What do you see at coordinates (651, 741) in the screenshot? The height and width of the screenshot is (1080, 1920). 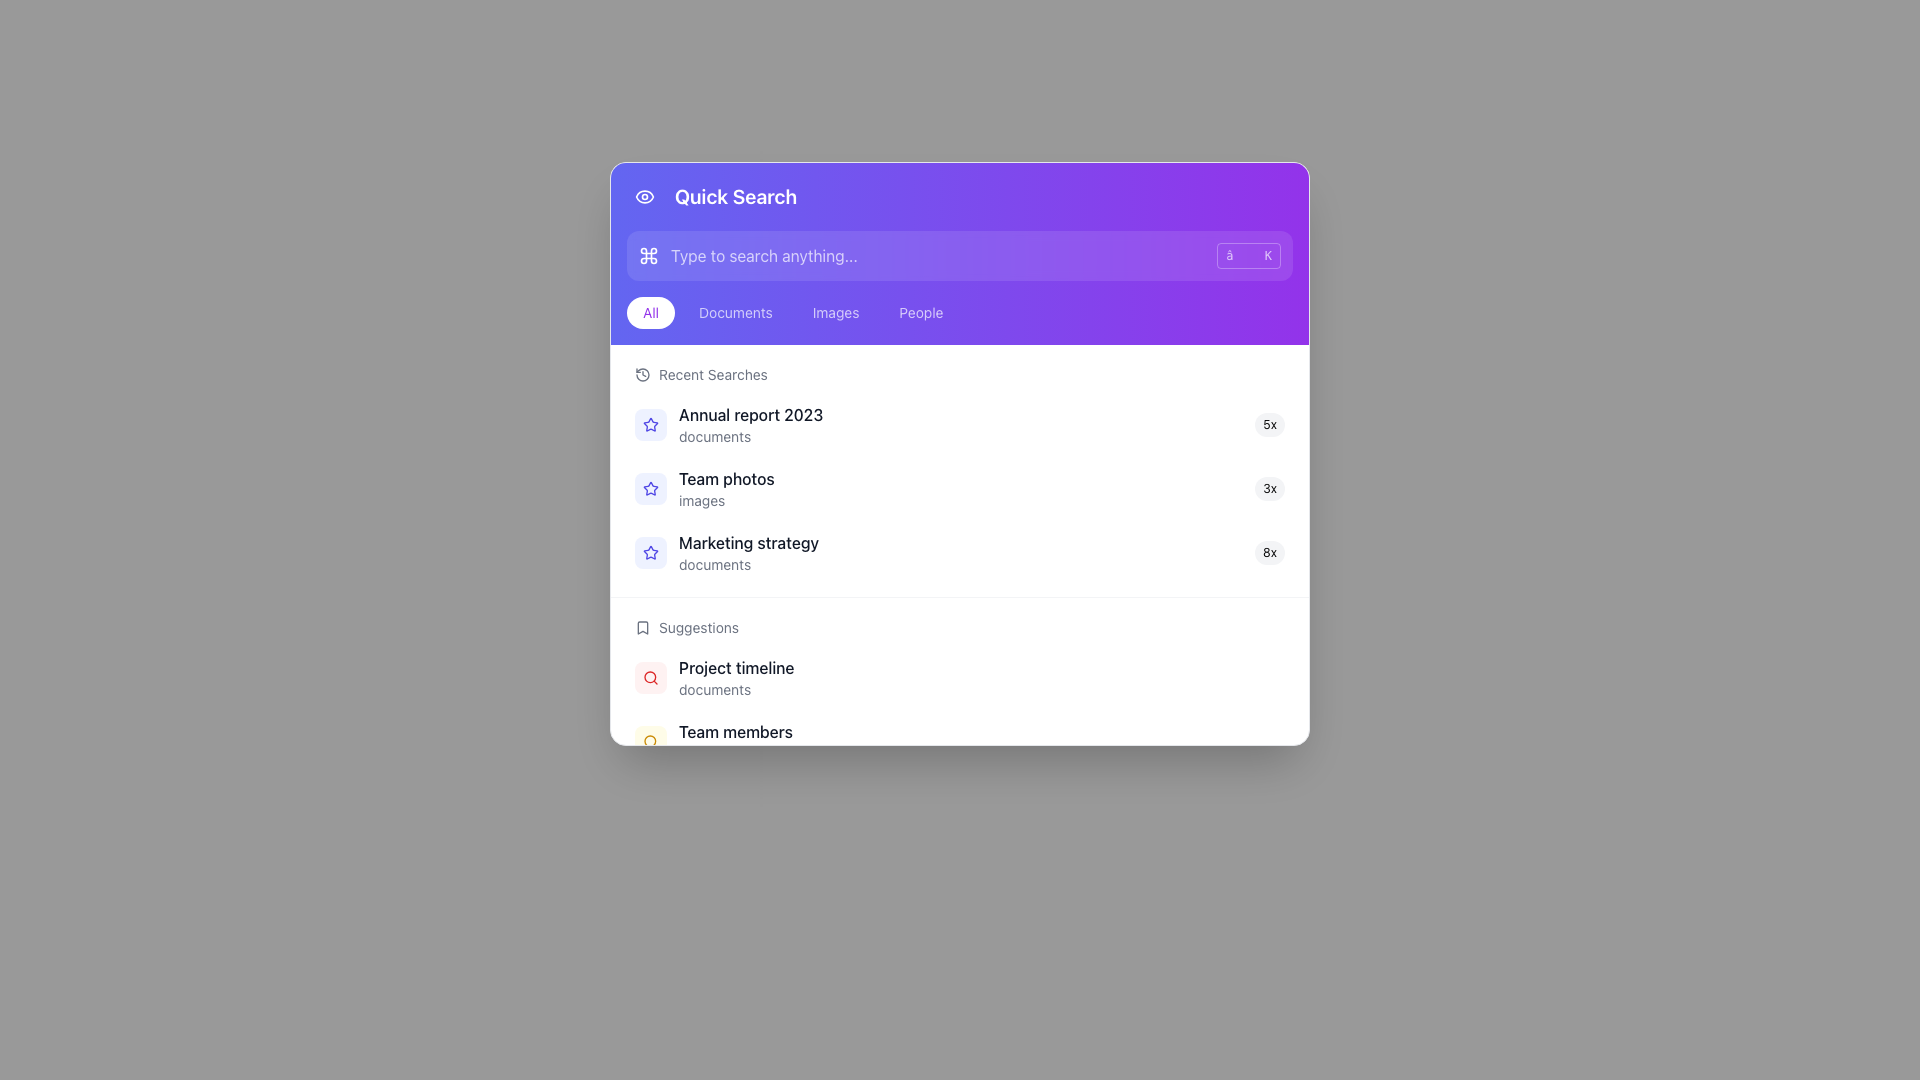 I see `the search icon located to the left of the 'Team members' entry in the 'Suggestions' section` at bounding box center [651, 741].